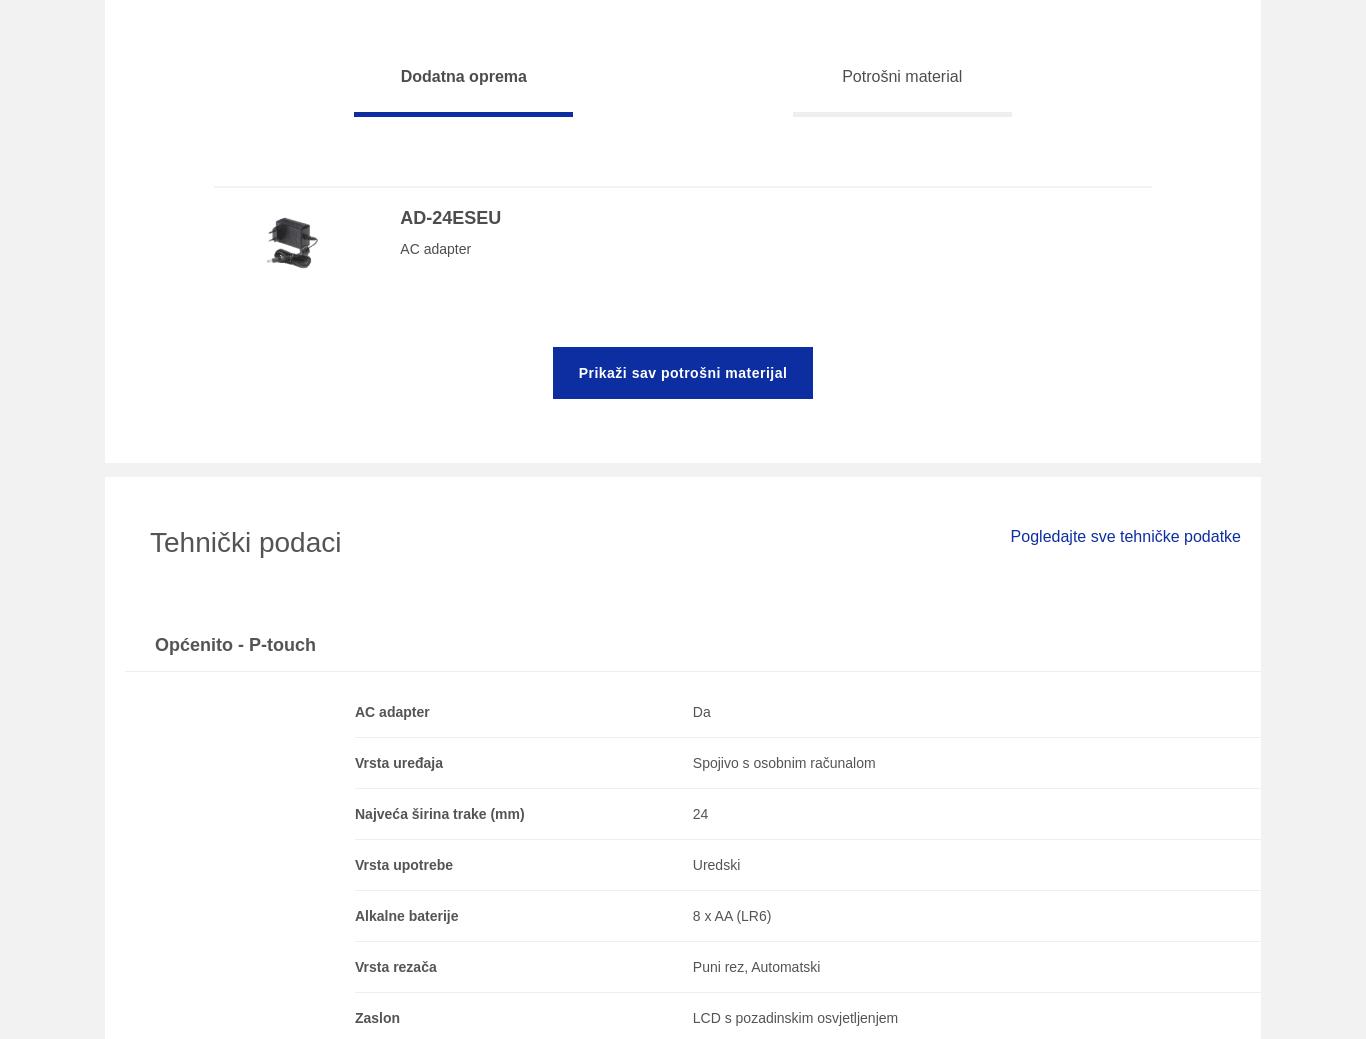 The image size is (1366, 1039). What do you see at coordinates (164, 336) in the screenshot?
I see `'PT-2730VP'` at bounding box center [164, 336].